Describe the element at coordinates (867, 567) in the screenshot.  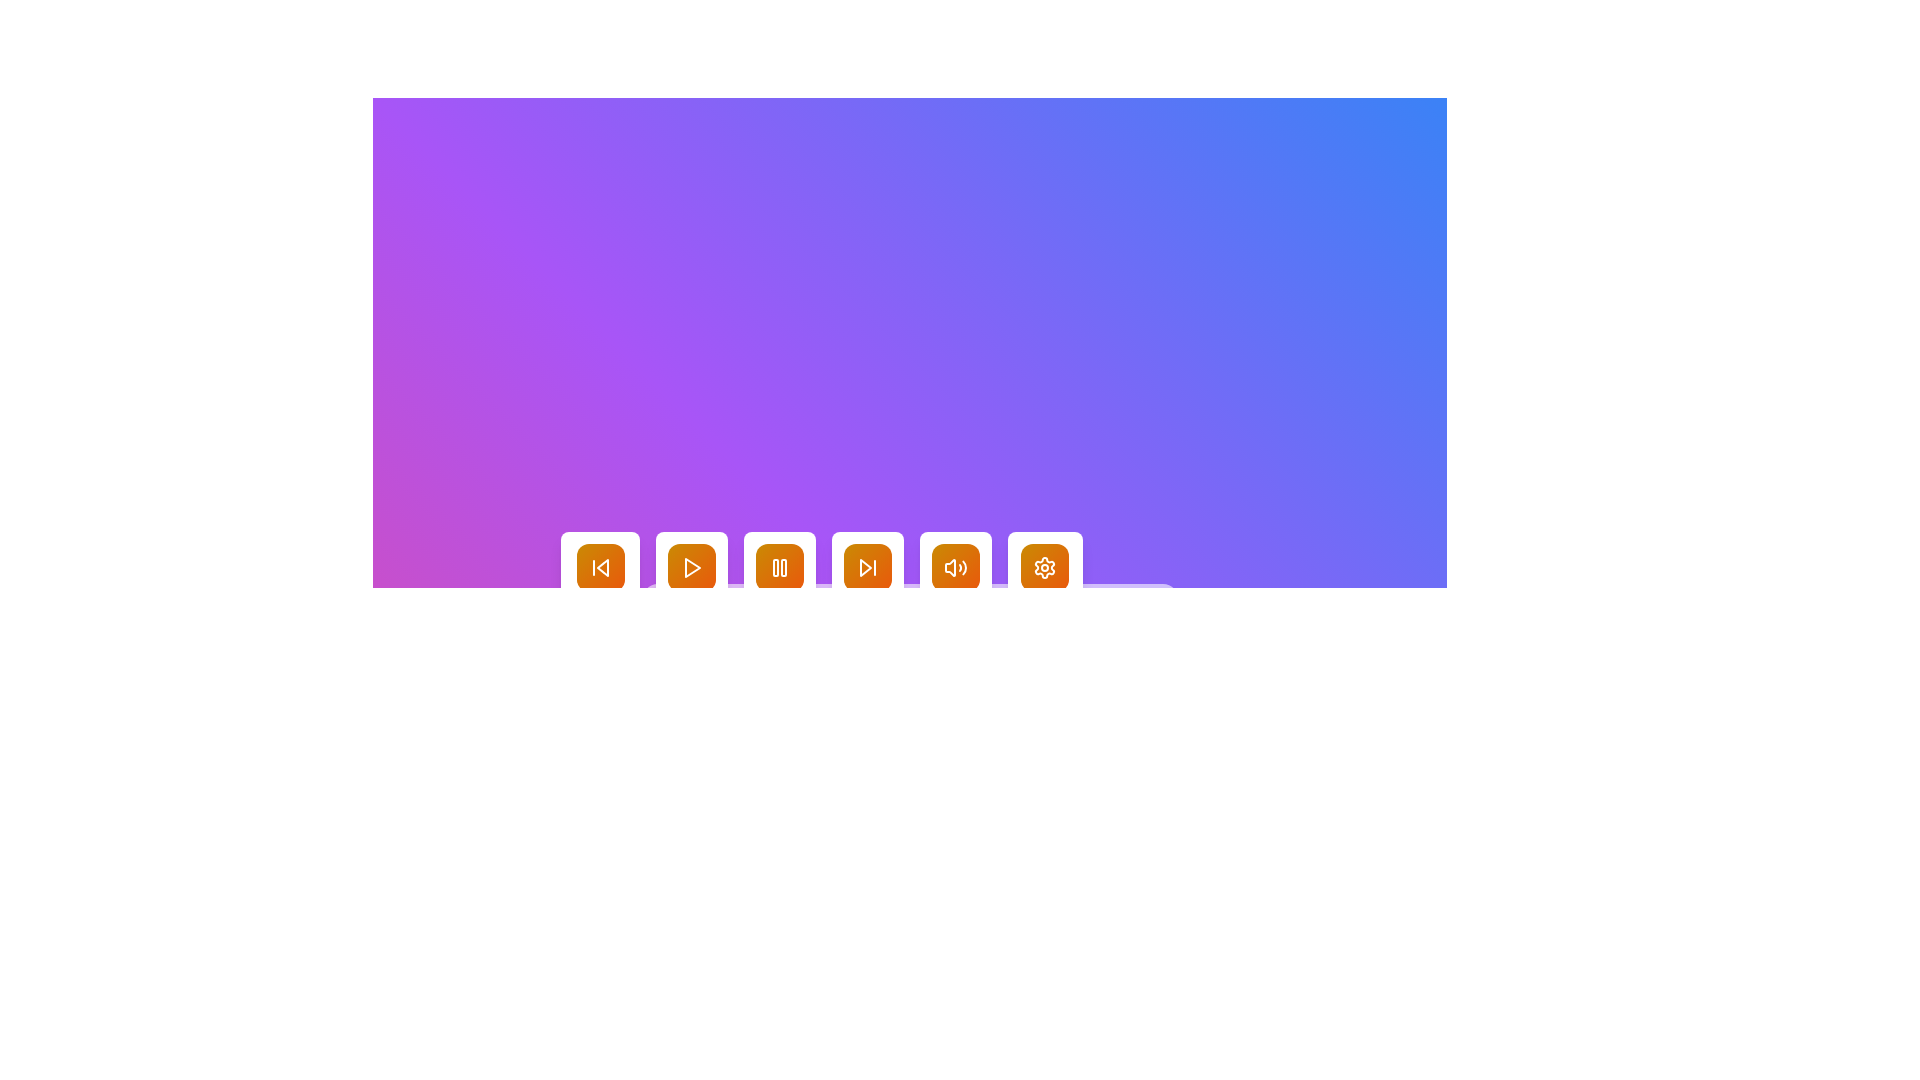
I see `the skip to next item icon button located in the middle of the bottom row, the fifth icon from the left in a series of six similar-sized containers` at that location.